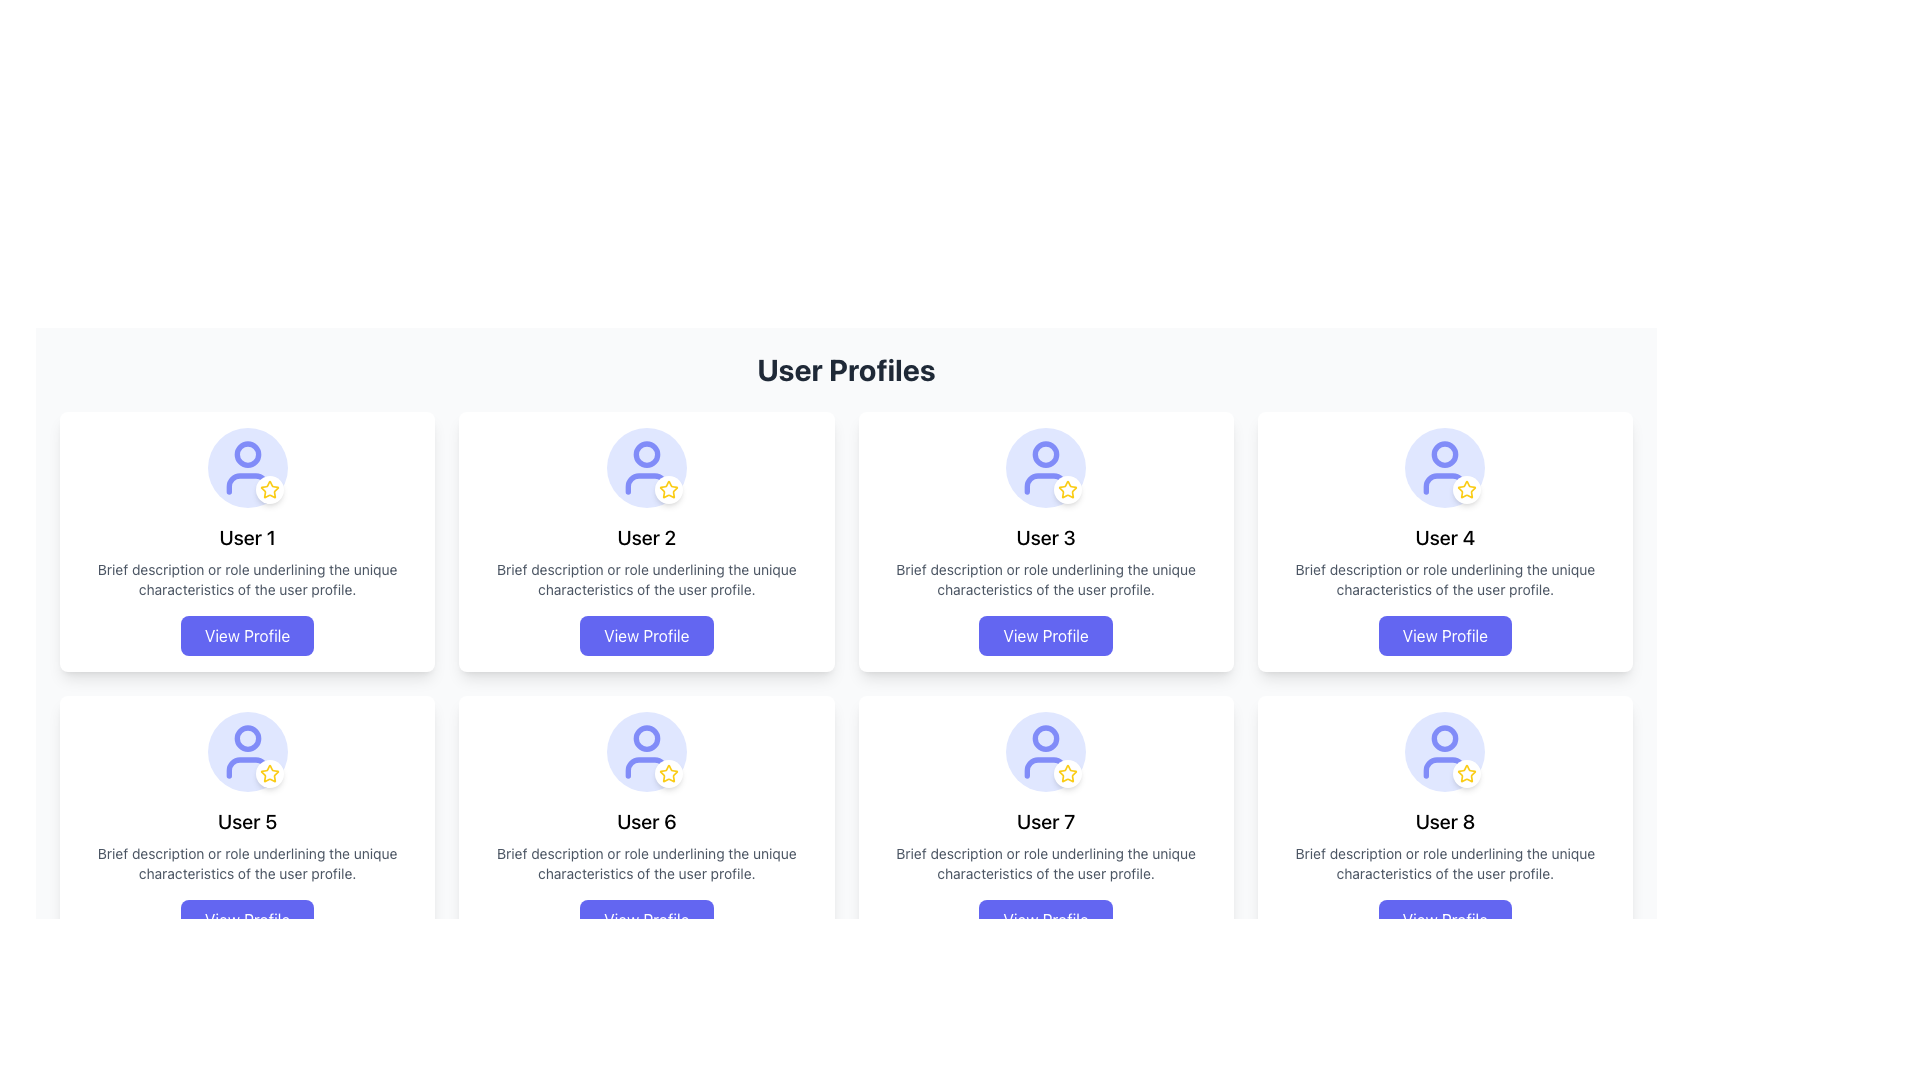 The width and height of the screenshot is (1920, 1080). What do you see at coordinates (1045, 467) in the screenshot?
I see `the User Avatar with Badge for 'User 3', which is located at the top center of the card, visually representing the user and indicating status with a star icon` at bounding box center [1045, 467].